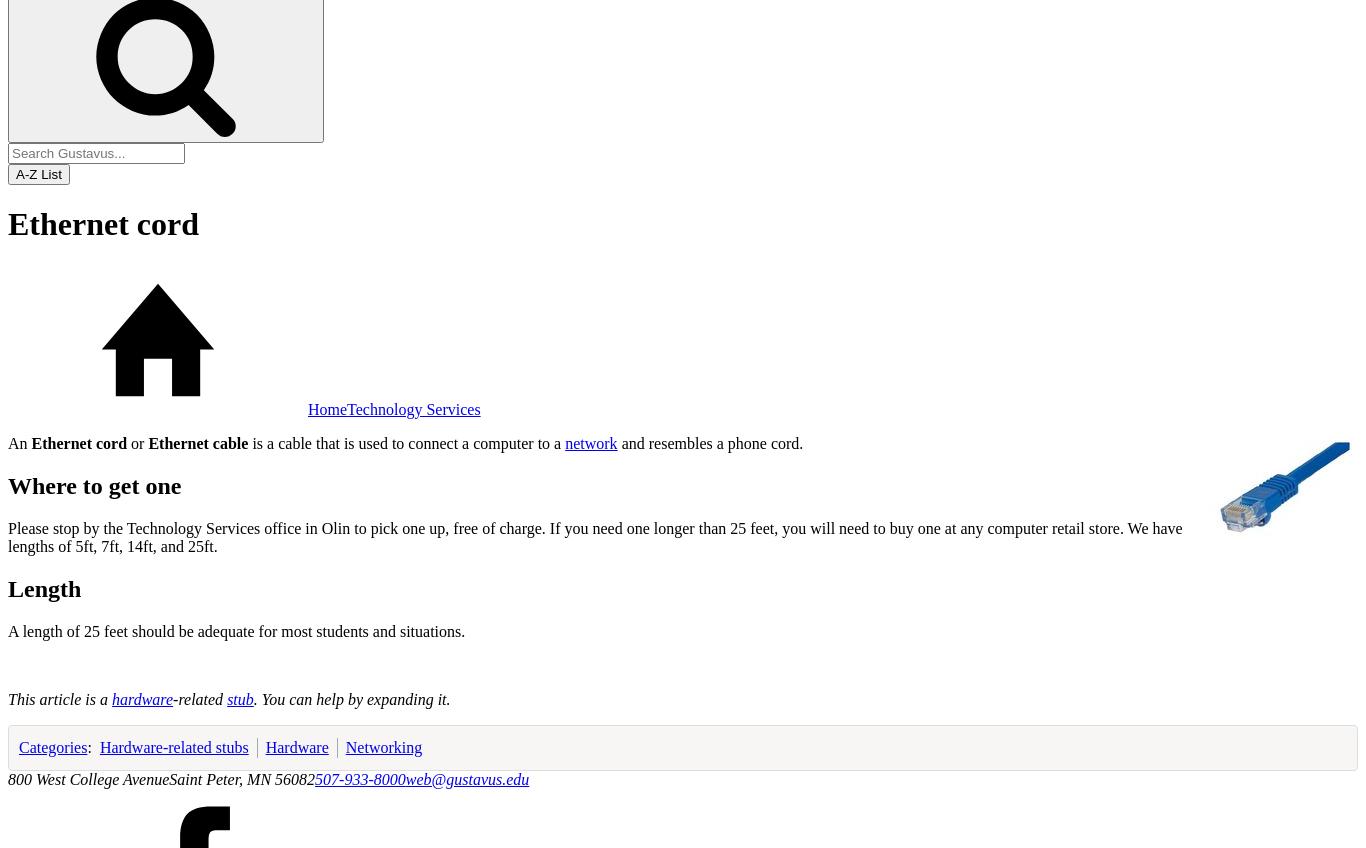 This screenshot has width=1366, height=848. What do you see at coordinates (710, 441) in the screenshot?
I see `'and resembles a phone cord.'` at bounding box center [710, 441].